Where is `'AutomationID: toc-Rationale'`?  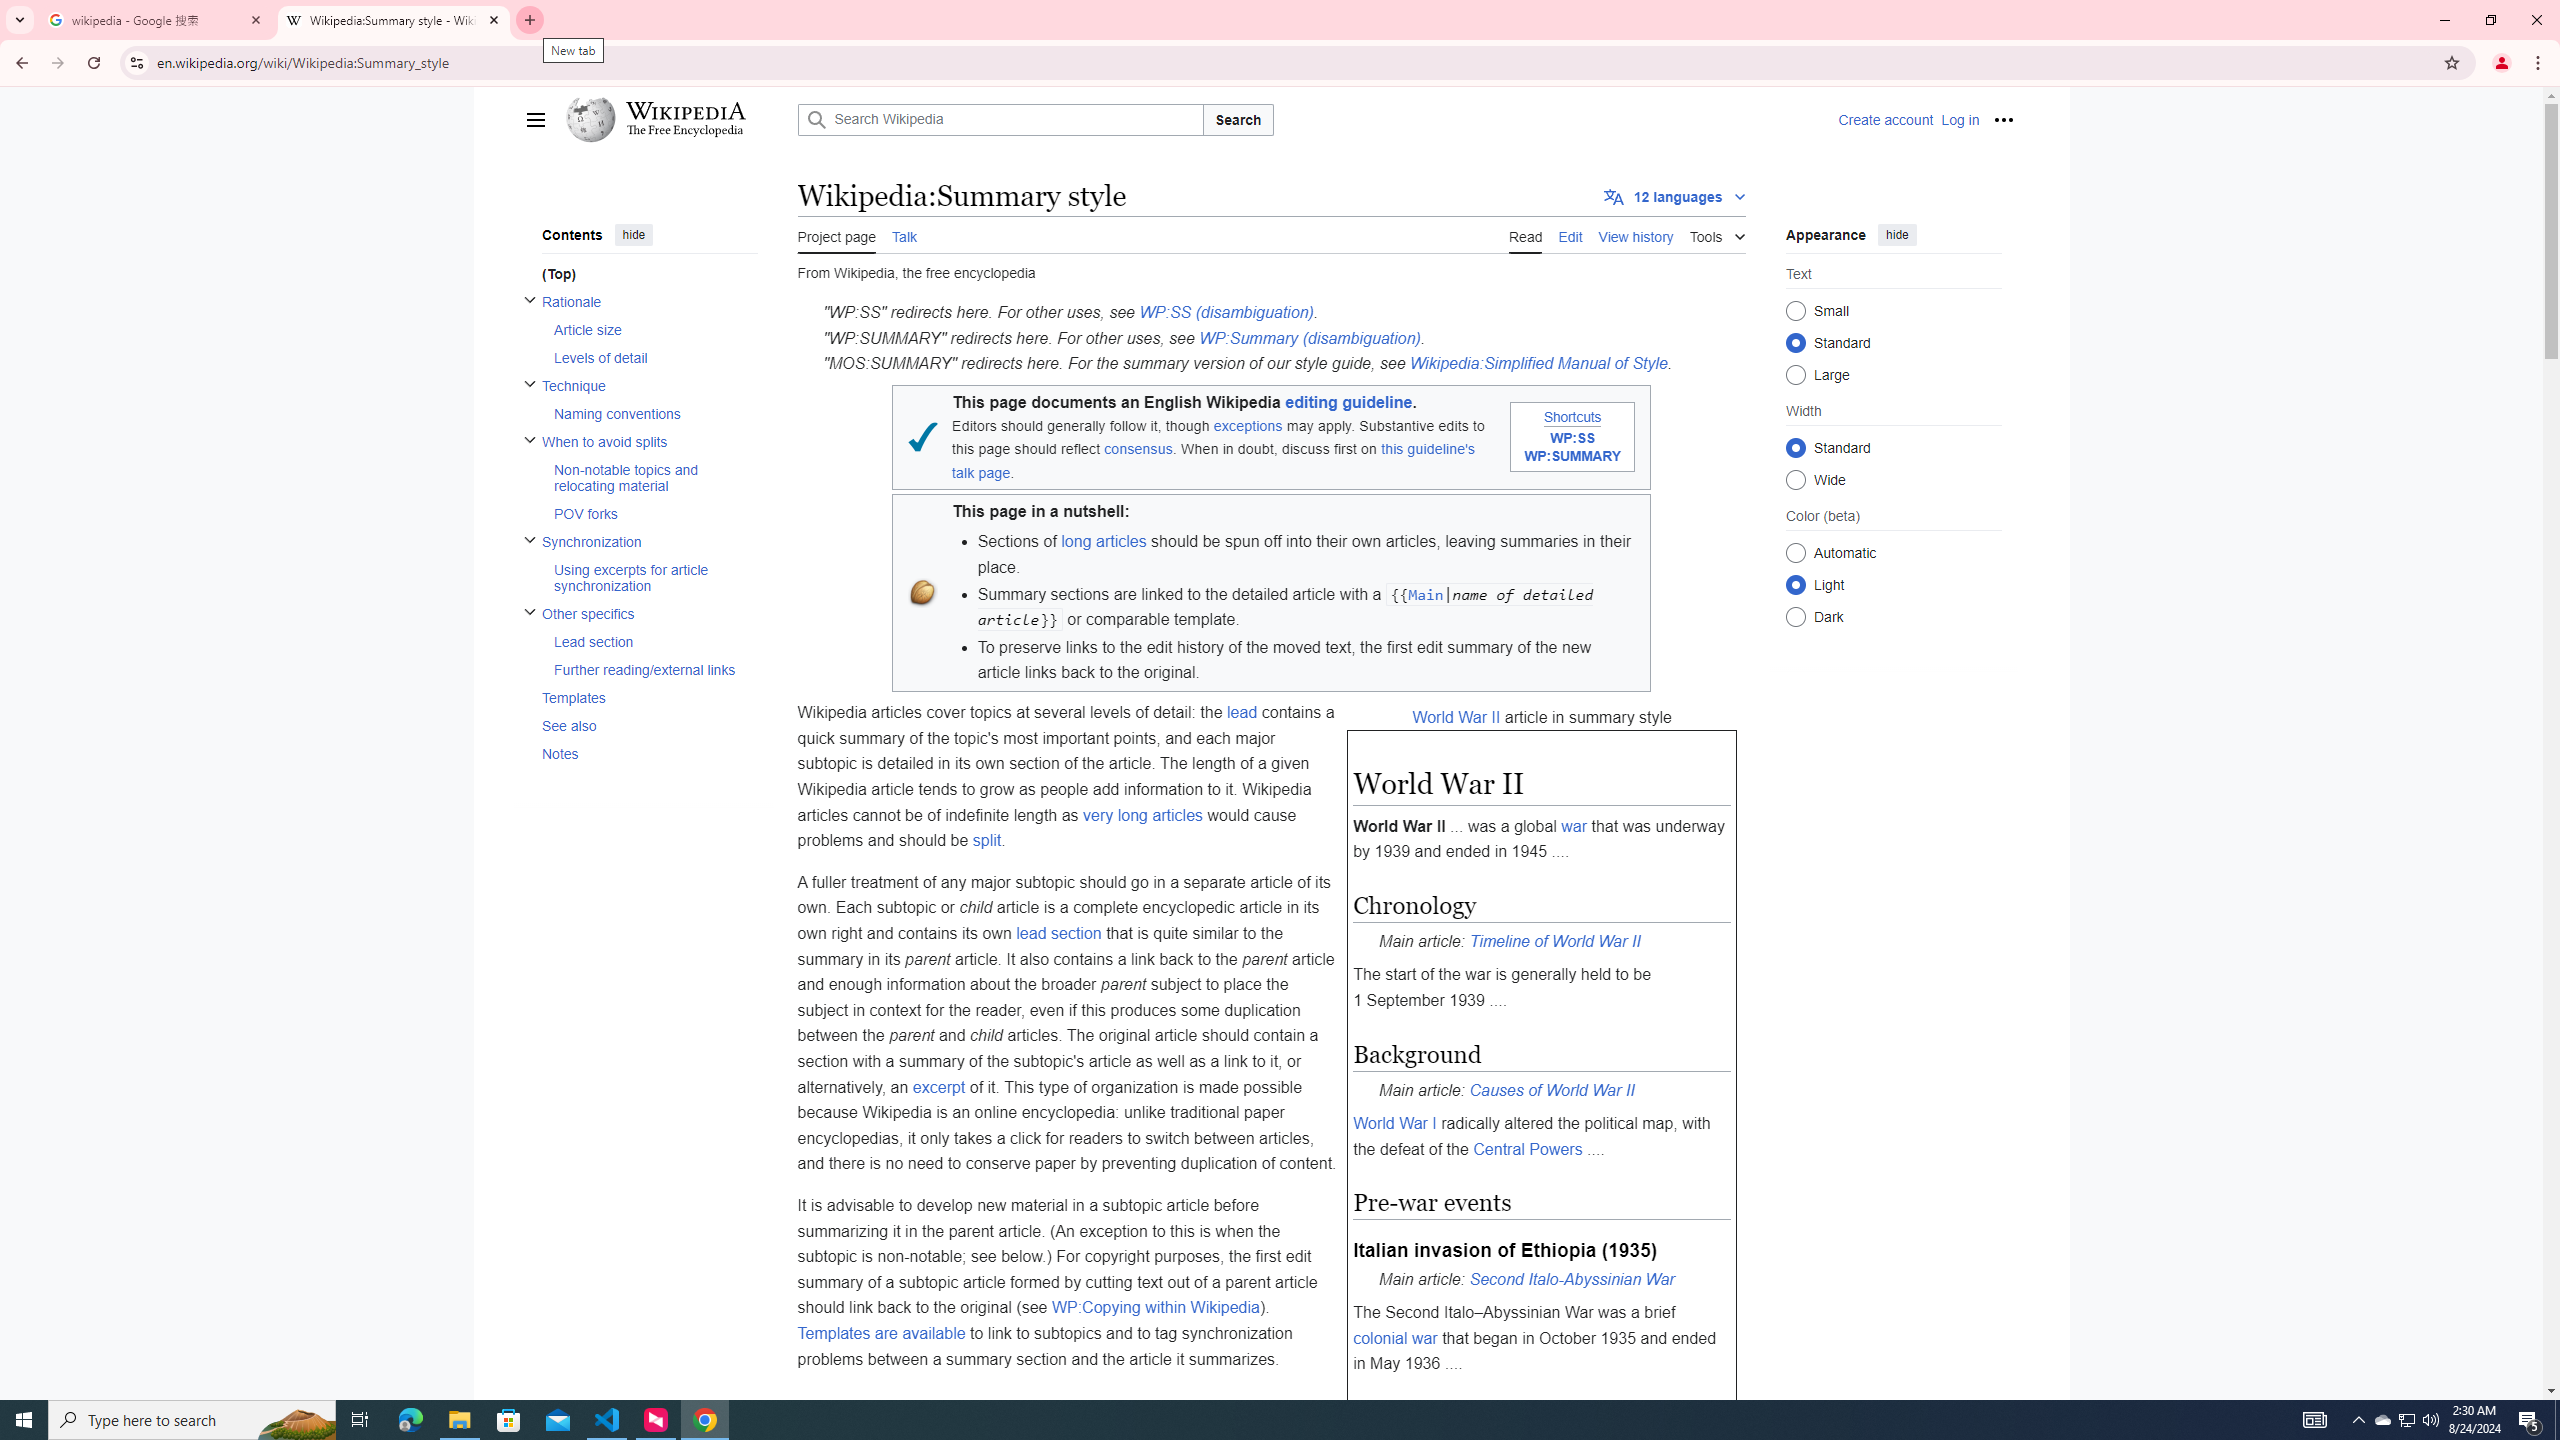 'AutomationID: toc-Rationale' is located at coordinates (643, 329).